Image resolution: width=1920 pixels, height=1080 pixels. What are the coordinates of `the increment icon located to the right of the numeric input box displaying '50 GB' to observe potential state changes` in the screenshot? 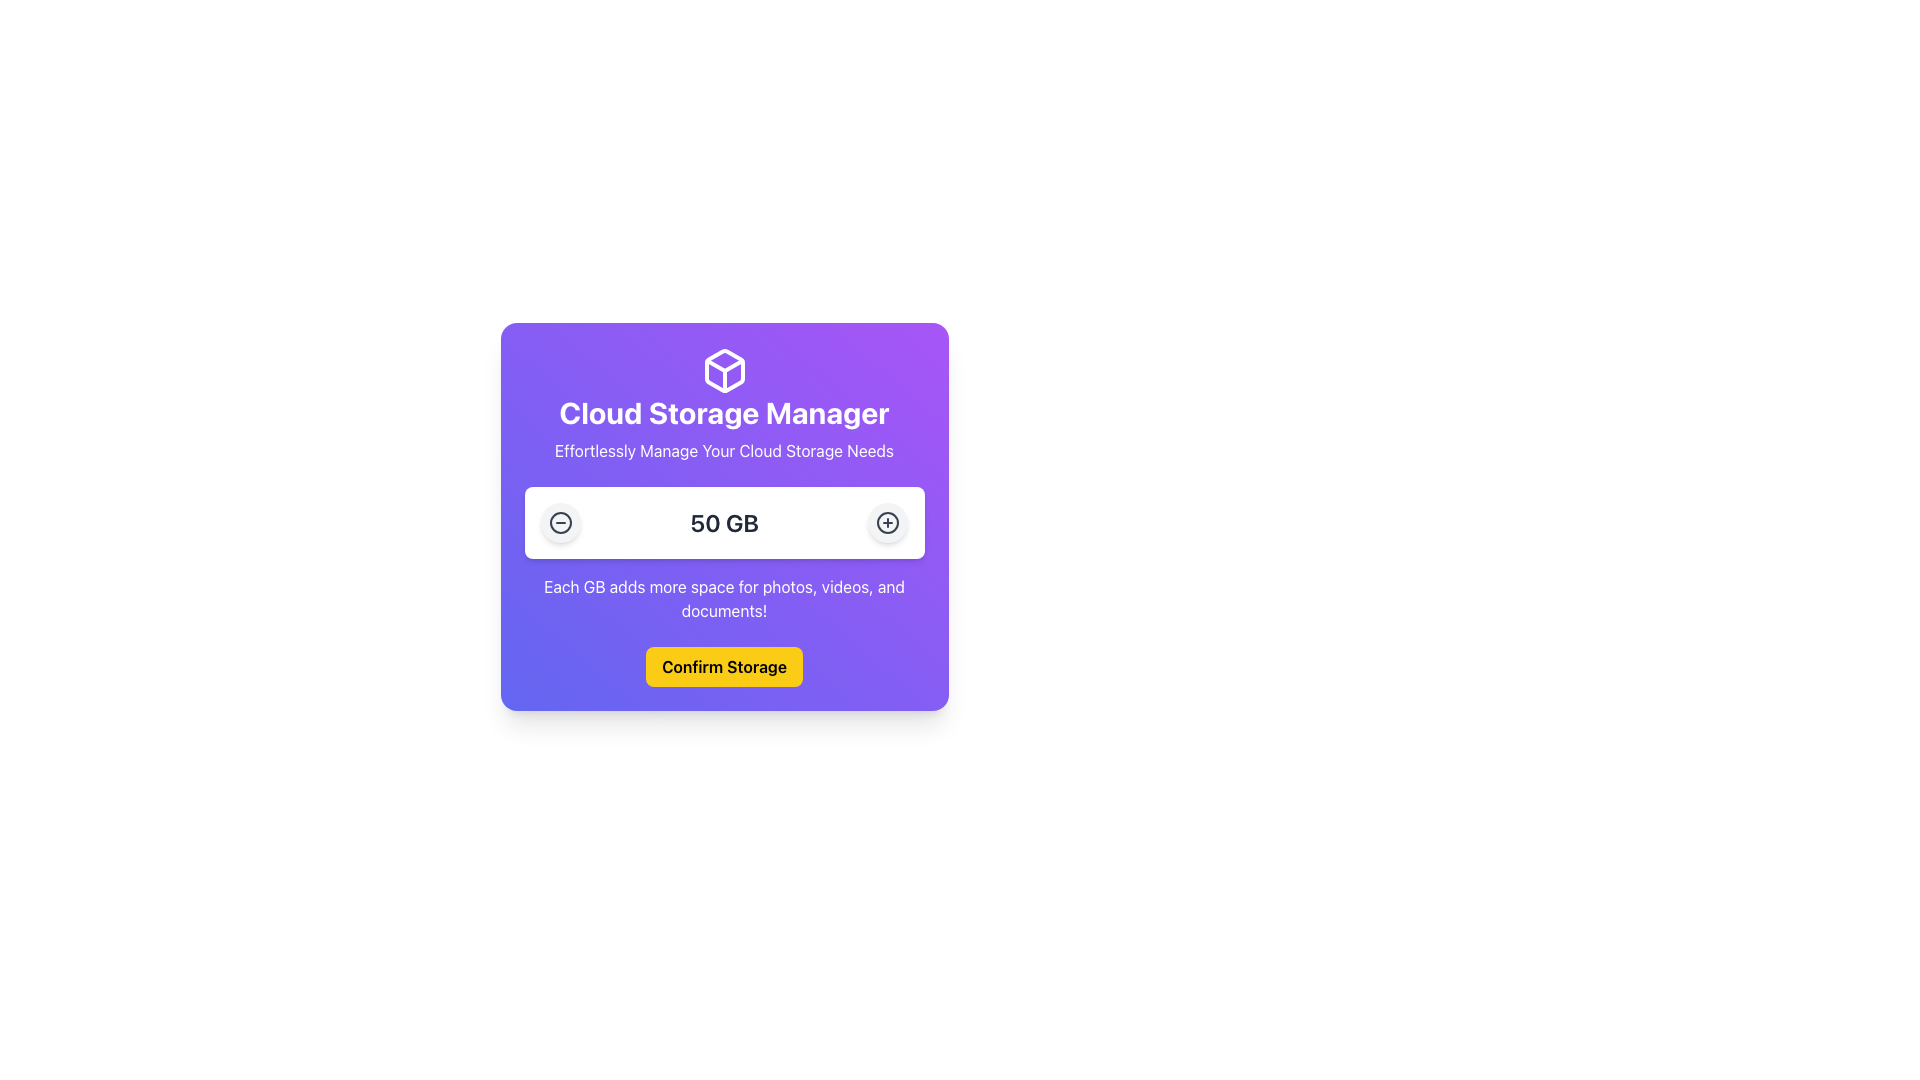 It's located at (887, 522).